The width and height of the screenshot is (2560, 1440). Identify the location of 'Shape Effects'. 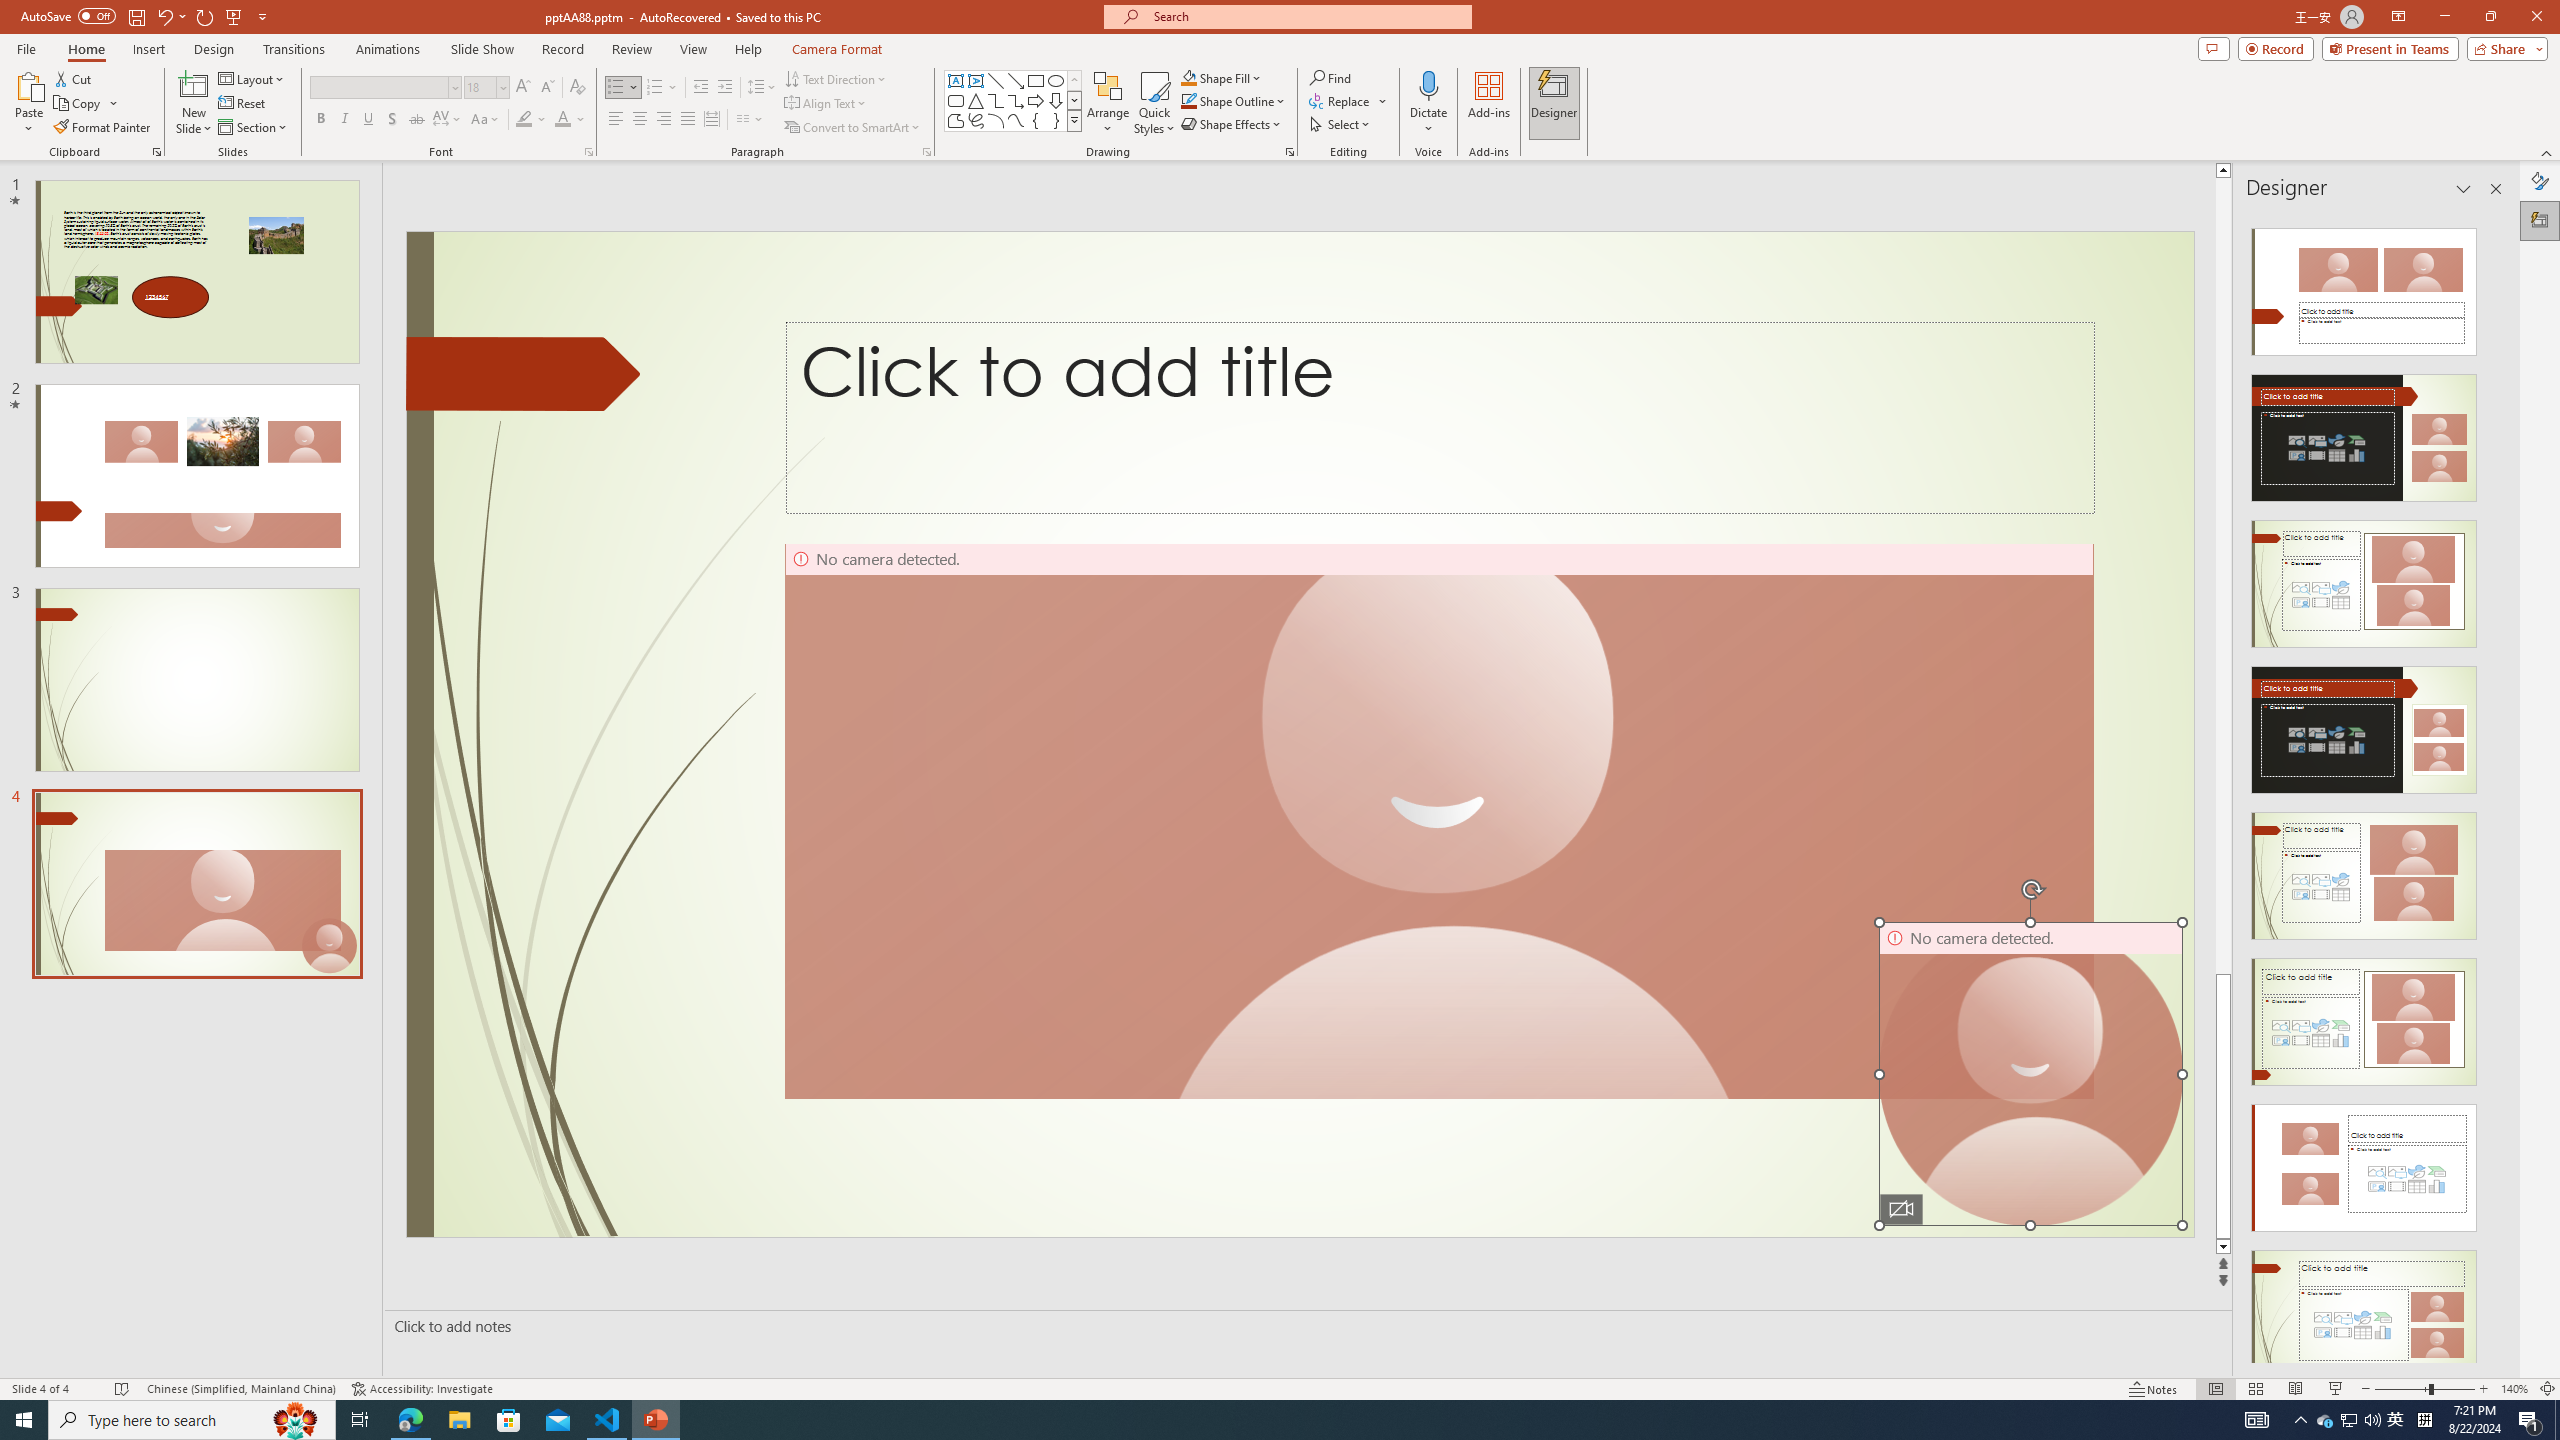
(1231, 122).